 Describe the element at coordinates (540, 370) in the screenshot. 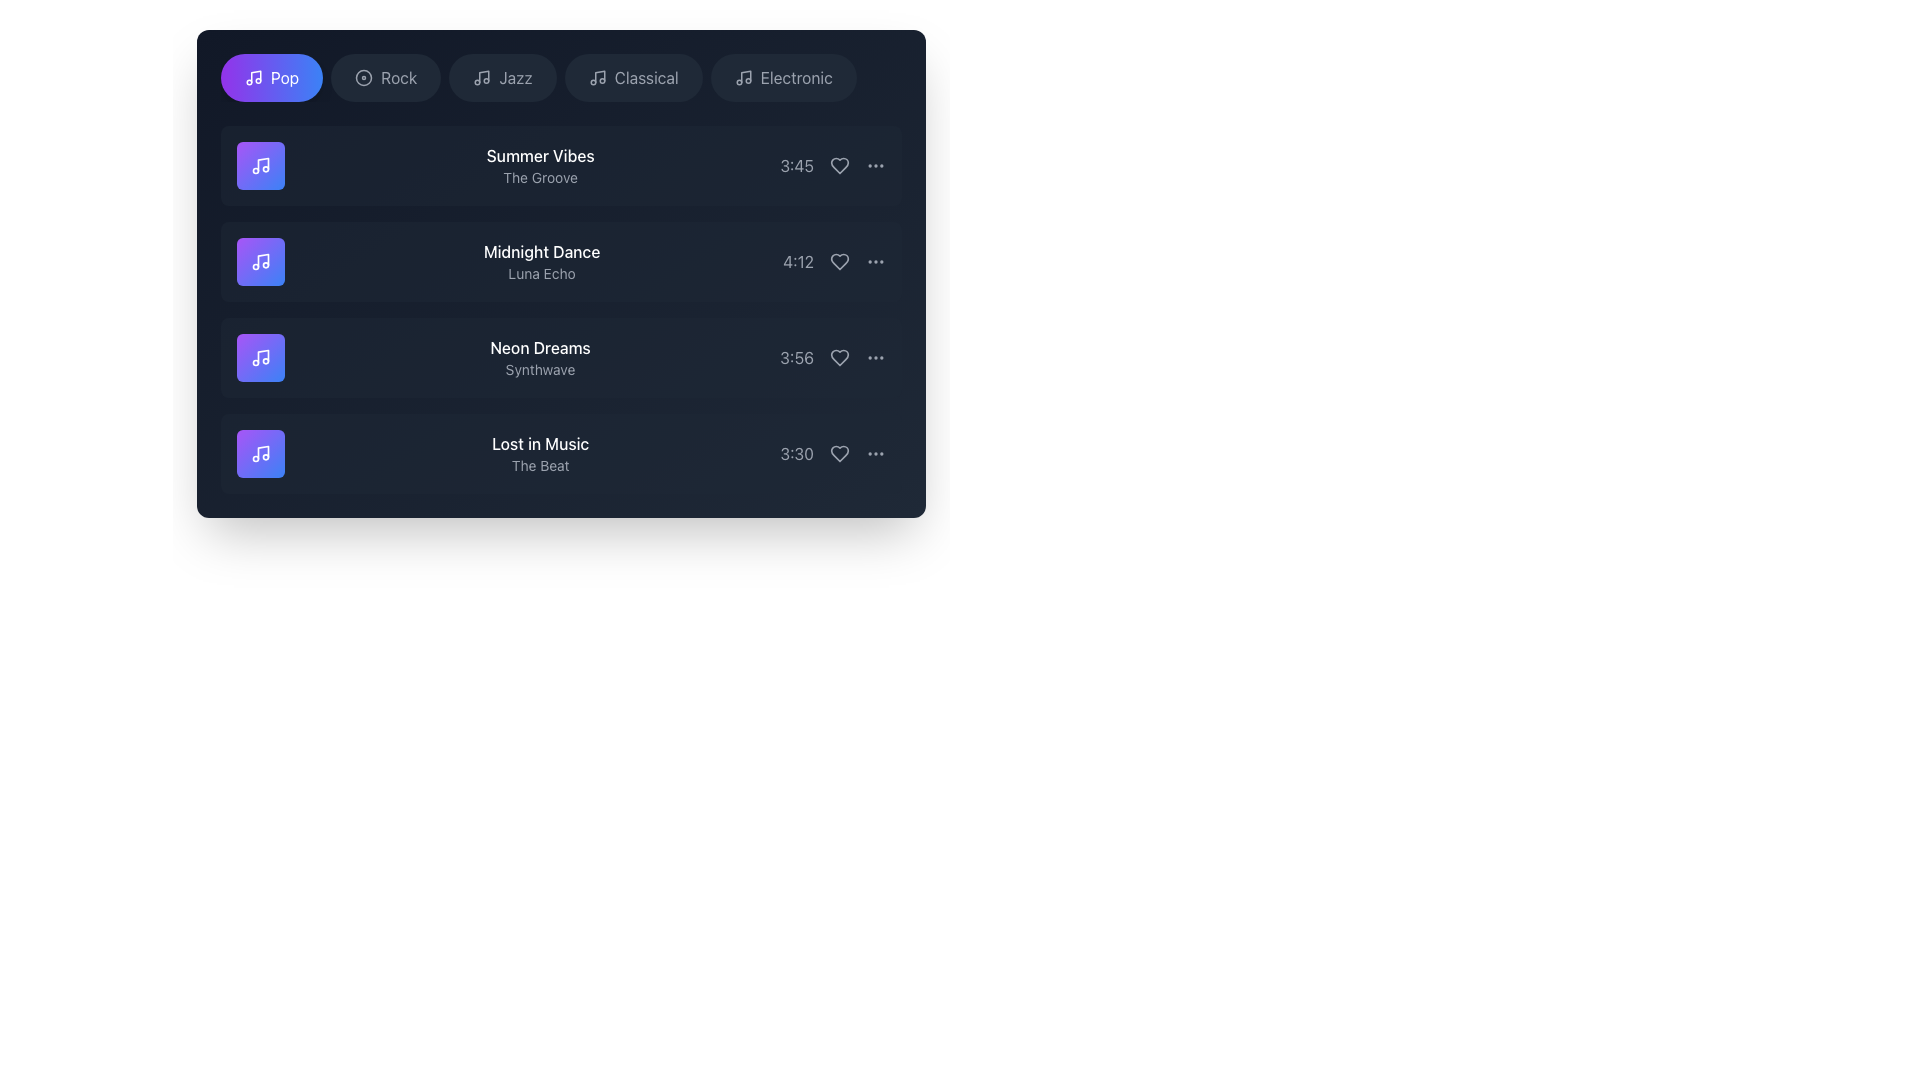

I see `the 'Synthwave' text label, which is a gray-colored, smaller font text located below 'Neon Dreams' in the list of musical tracks` at that location.